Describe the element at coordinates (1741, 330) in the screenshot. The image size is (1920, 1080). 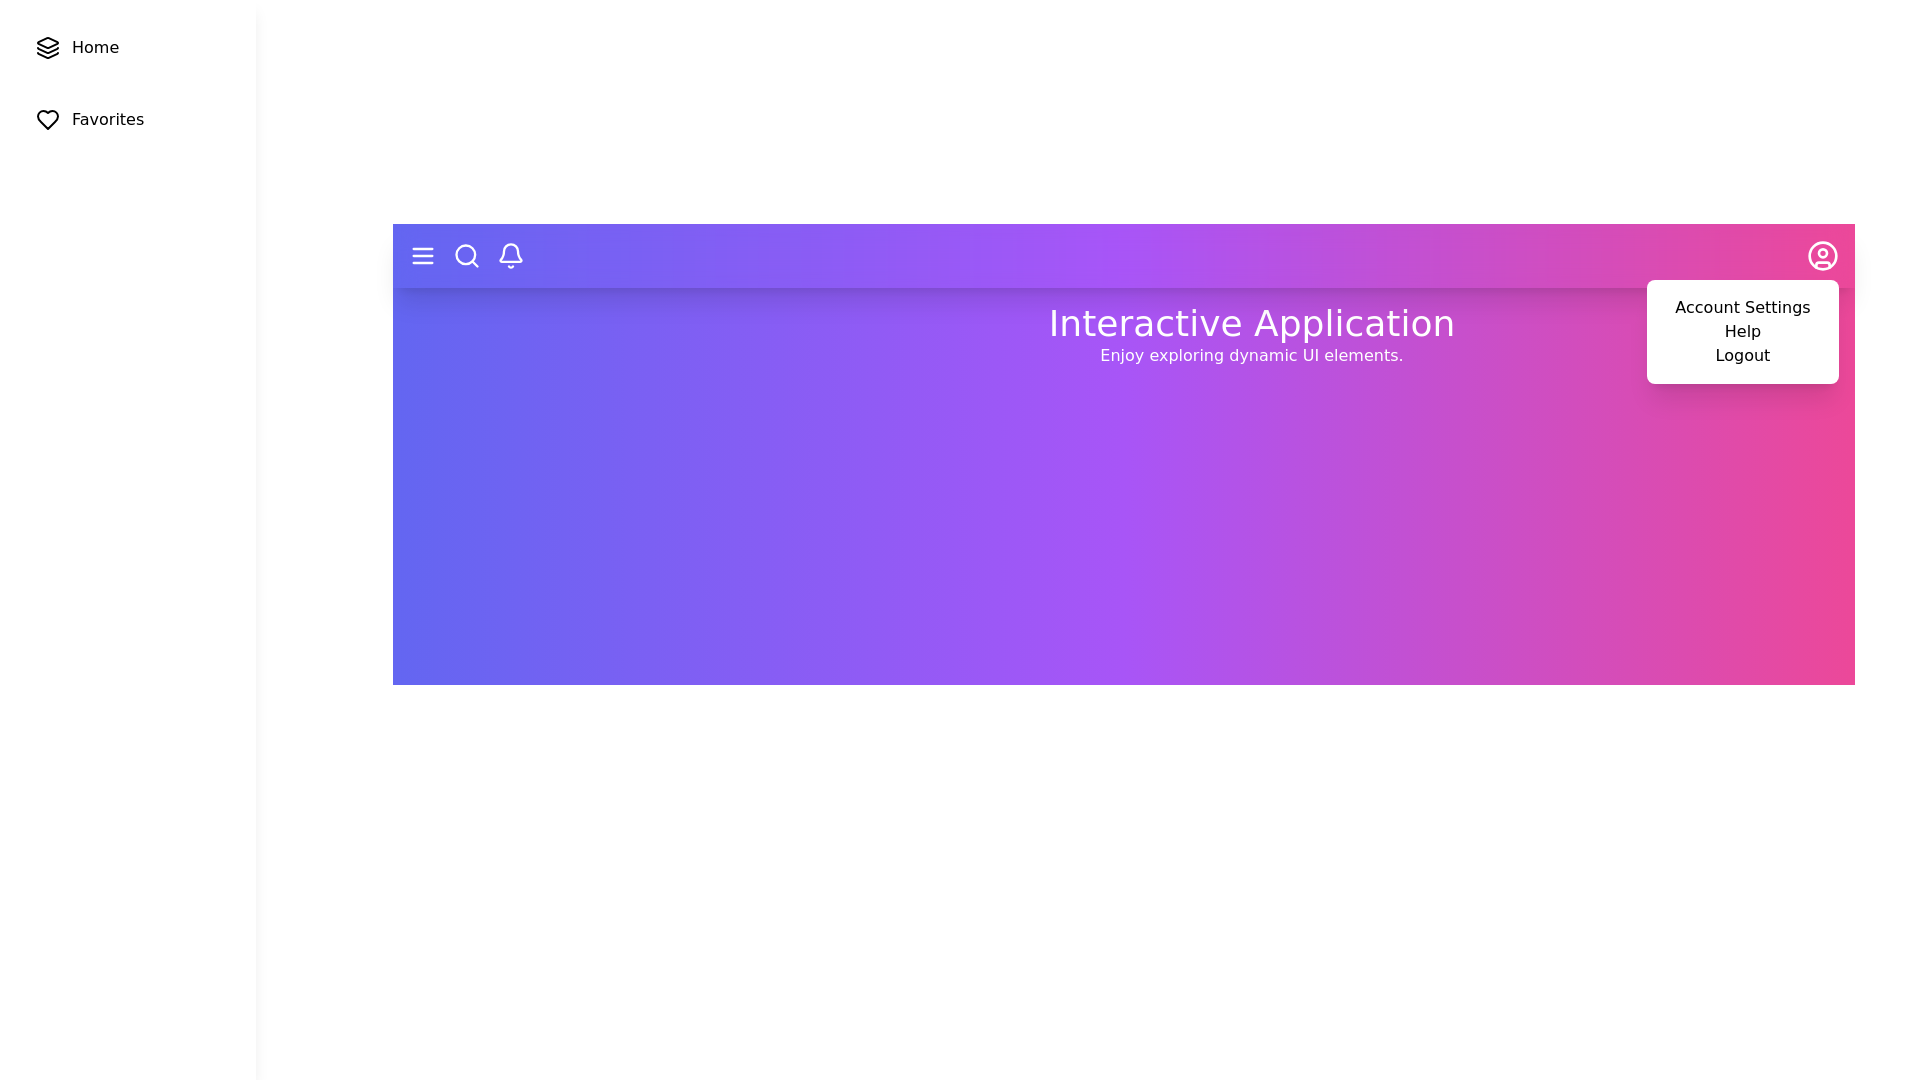
I see `the Help option from the dropdown menu` at that location.